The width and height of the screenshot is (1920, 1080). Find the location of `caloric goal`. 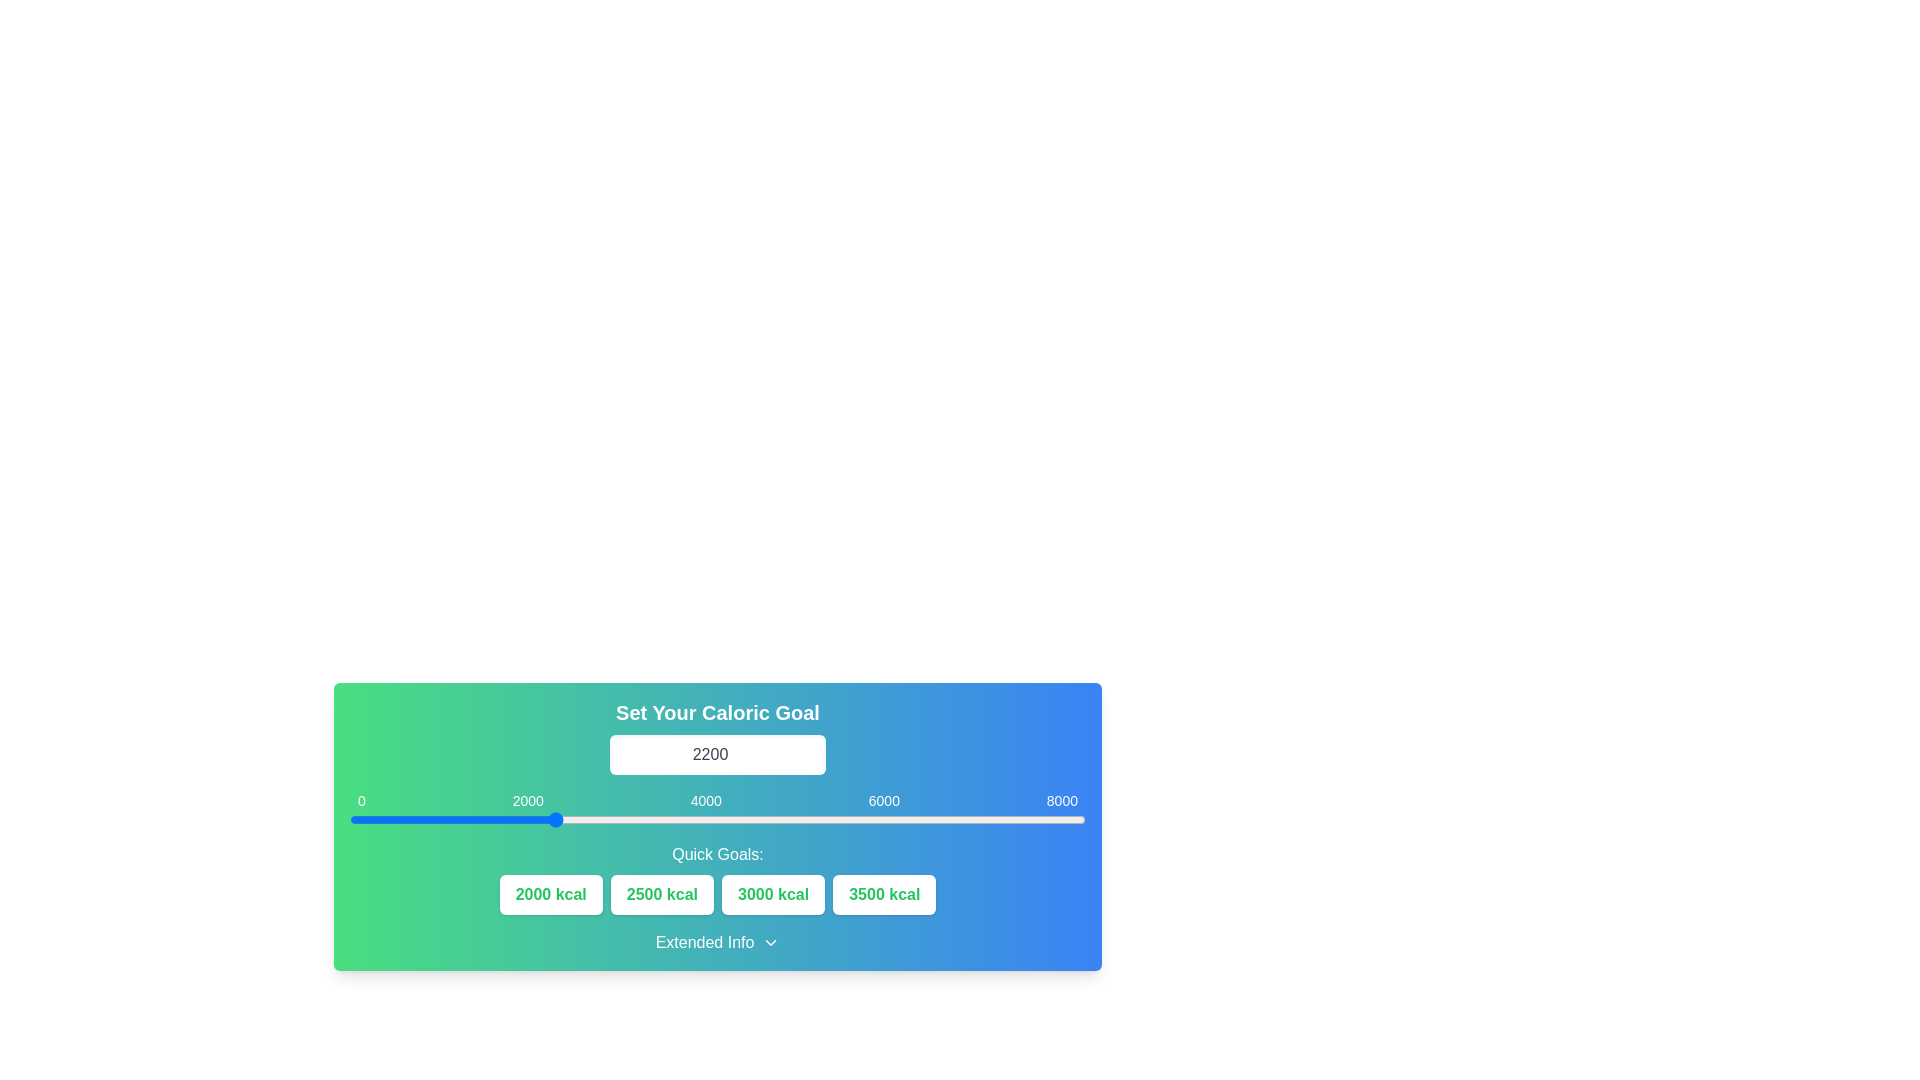

caloric goal is located at coordinates (1061, 820).